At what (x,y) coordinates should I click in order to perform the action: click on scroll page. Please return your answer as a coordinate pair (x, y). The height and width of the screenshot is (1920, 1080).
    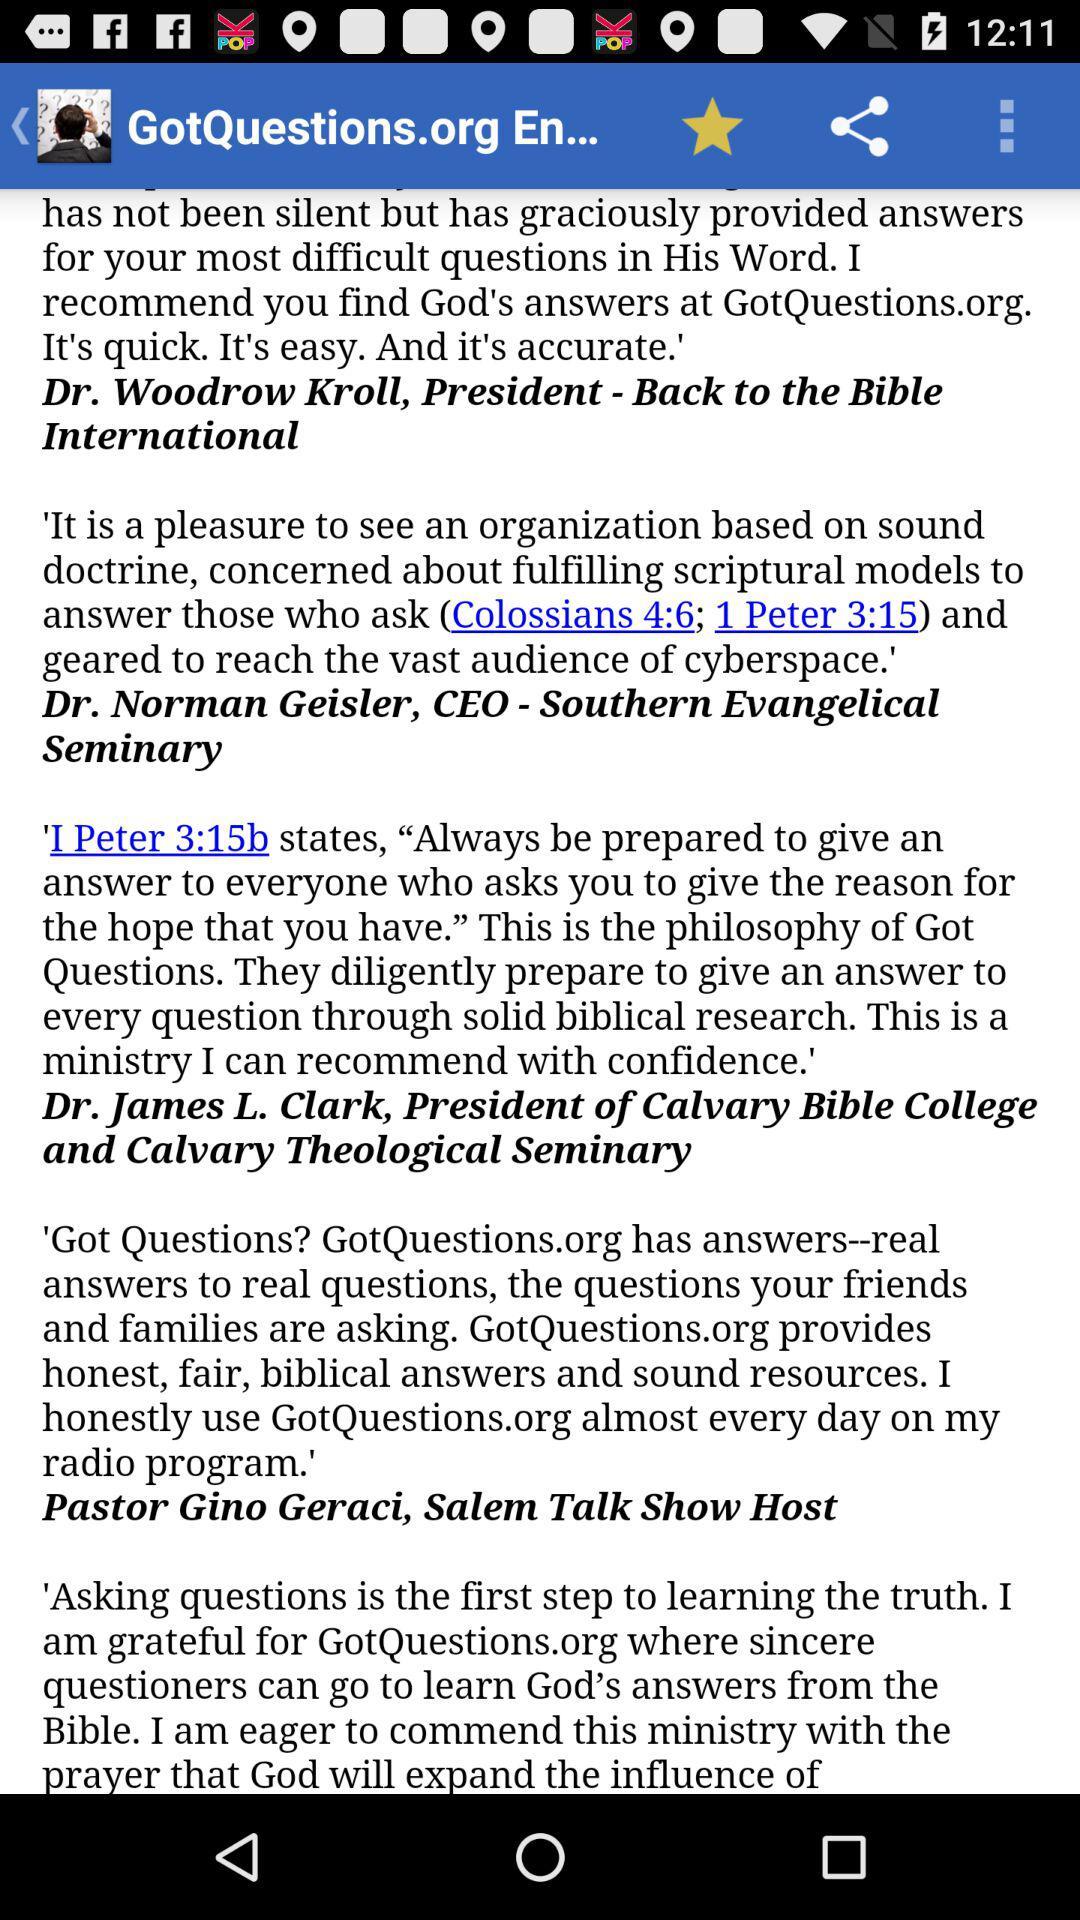
    Looking at the image, I should click on (540, 991).